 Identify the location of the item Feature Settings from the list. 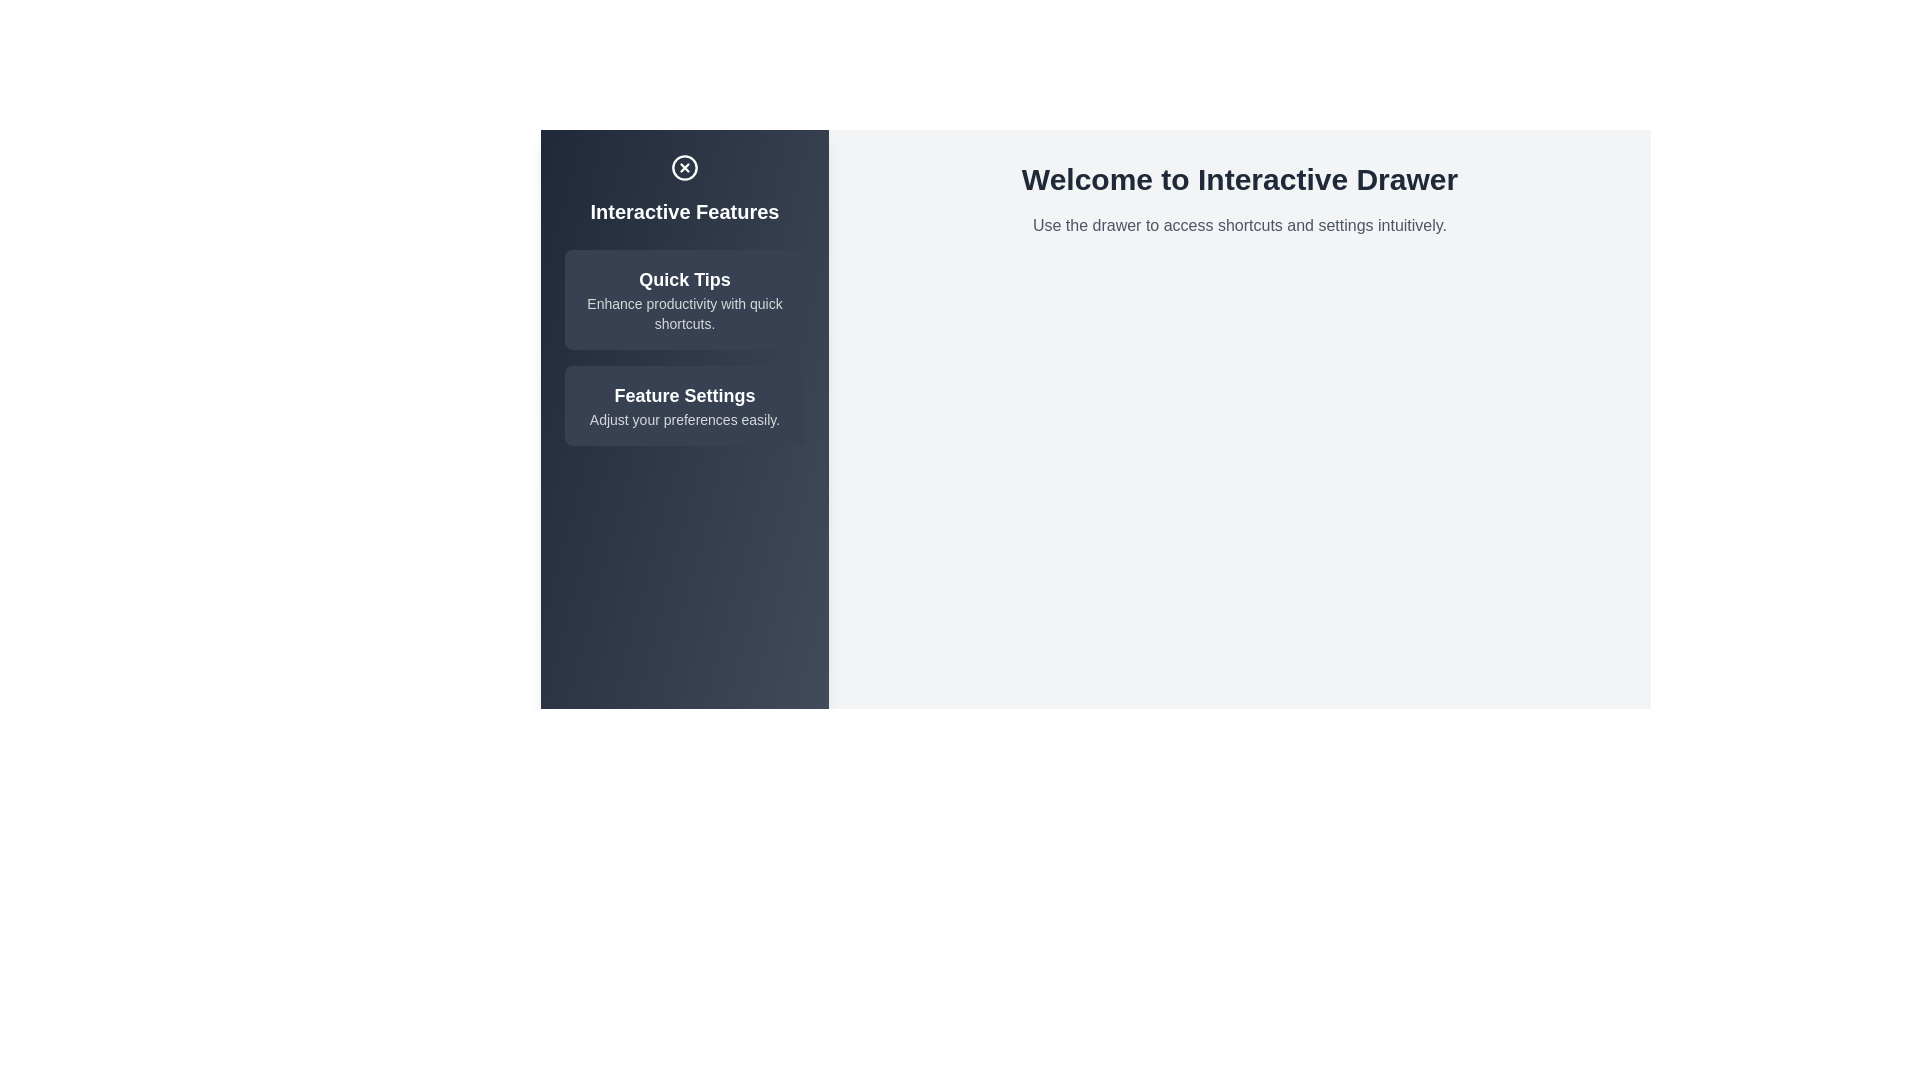
(685, 405).